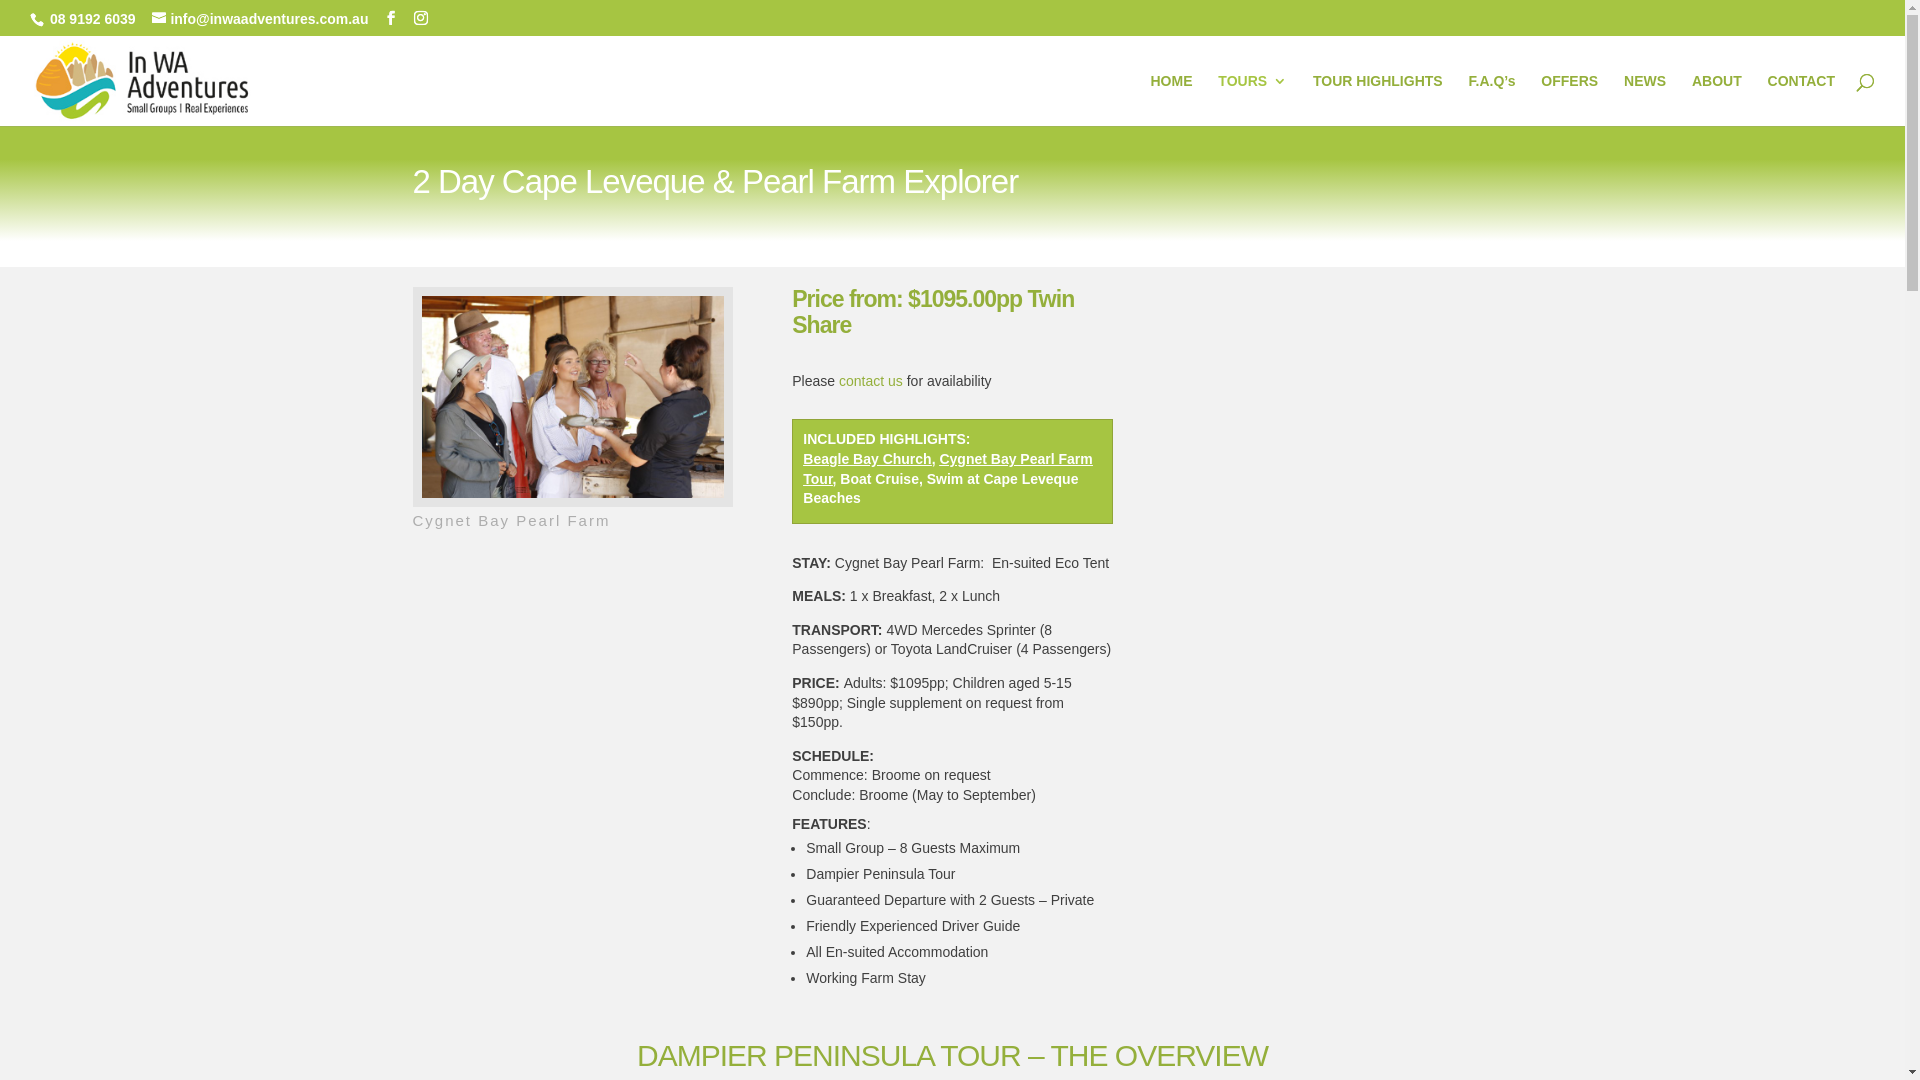  What do you see at coordinates (1690, 100) in the screenshot?
I see `'ABOUT'` at bounding box center [1690, 100].